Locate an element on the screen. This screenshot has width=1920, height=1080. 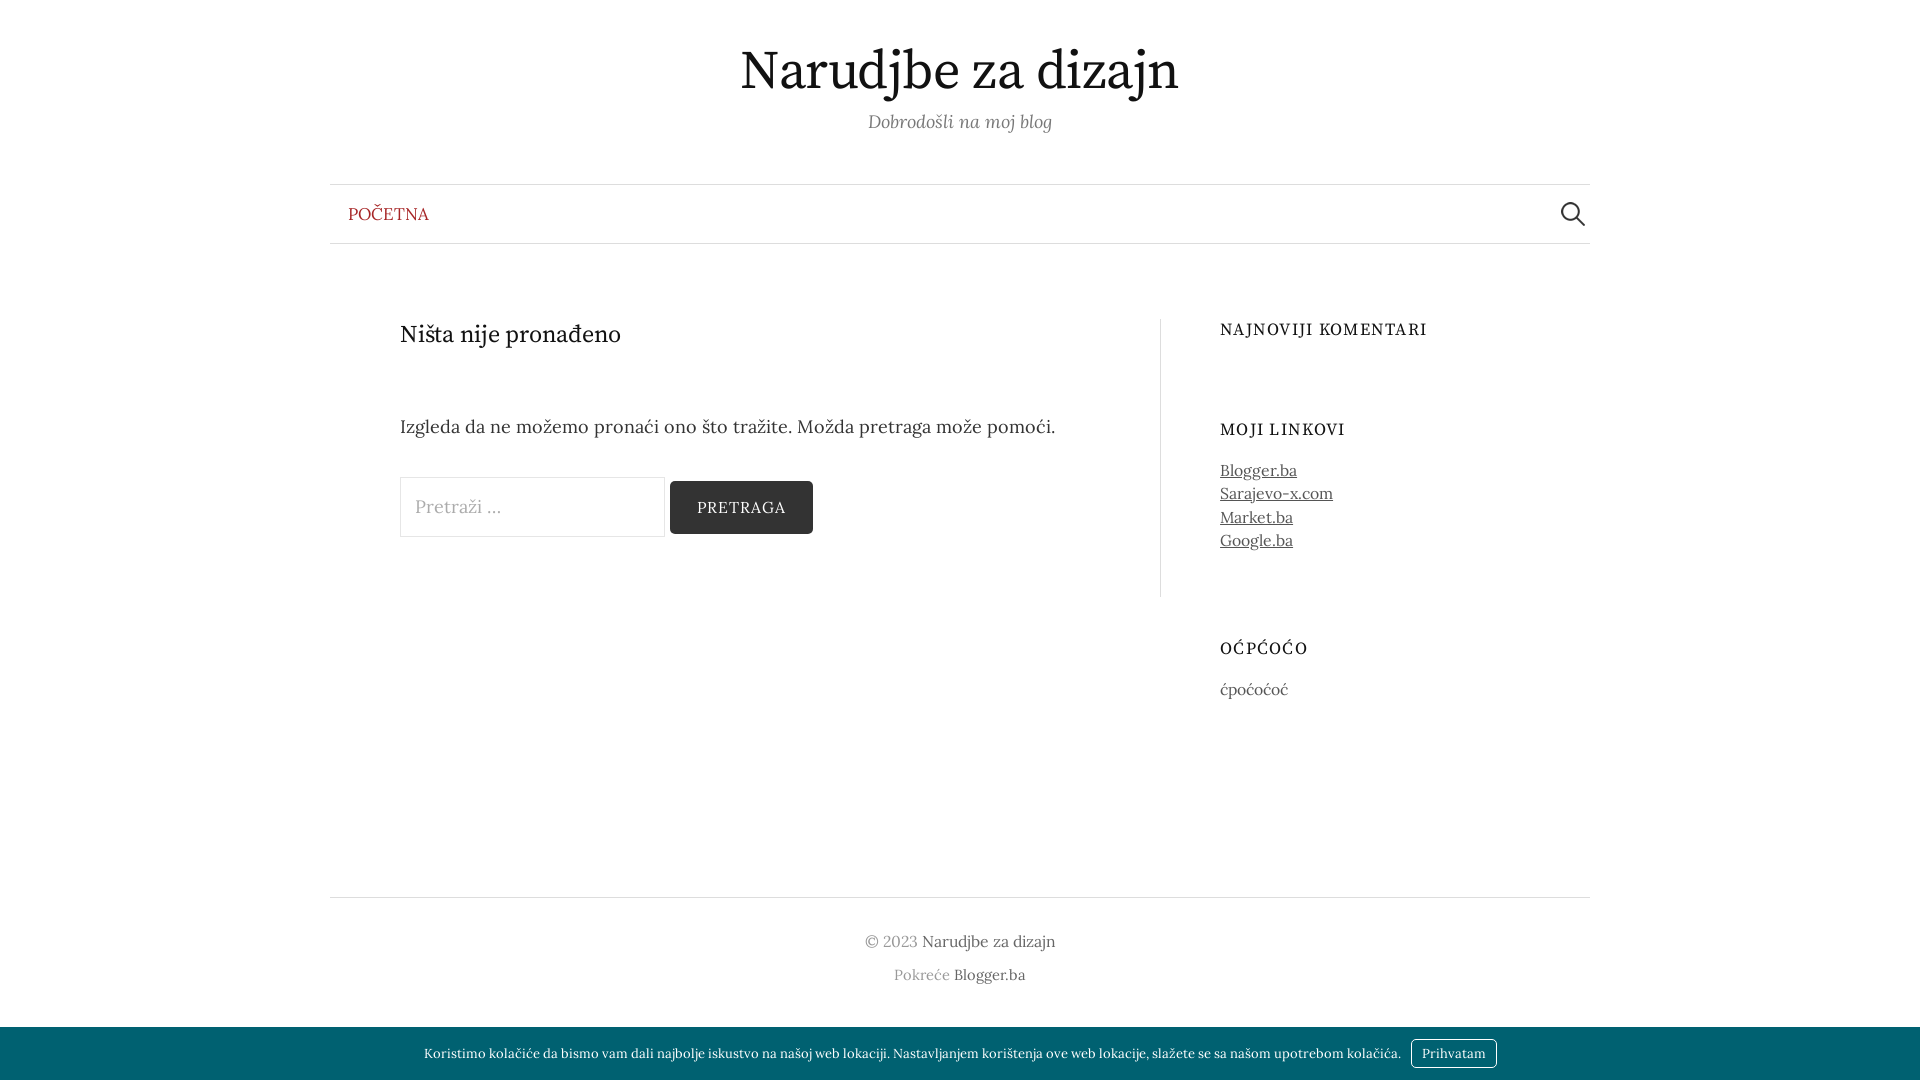
'Market.ba' is located at coordinates (1255, 515).